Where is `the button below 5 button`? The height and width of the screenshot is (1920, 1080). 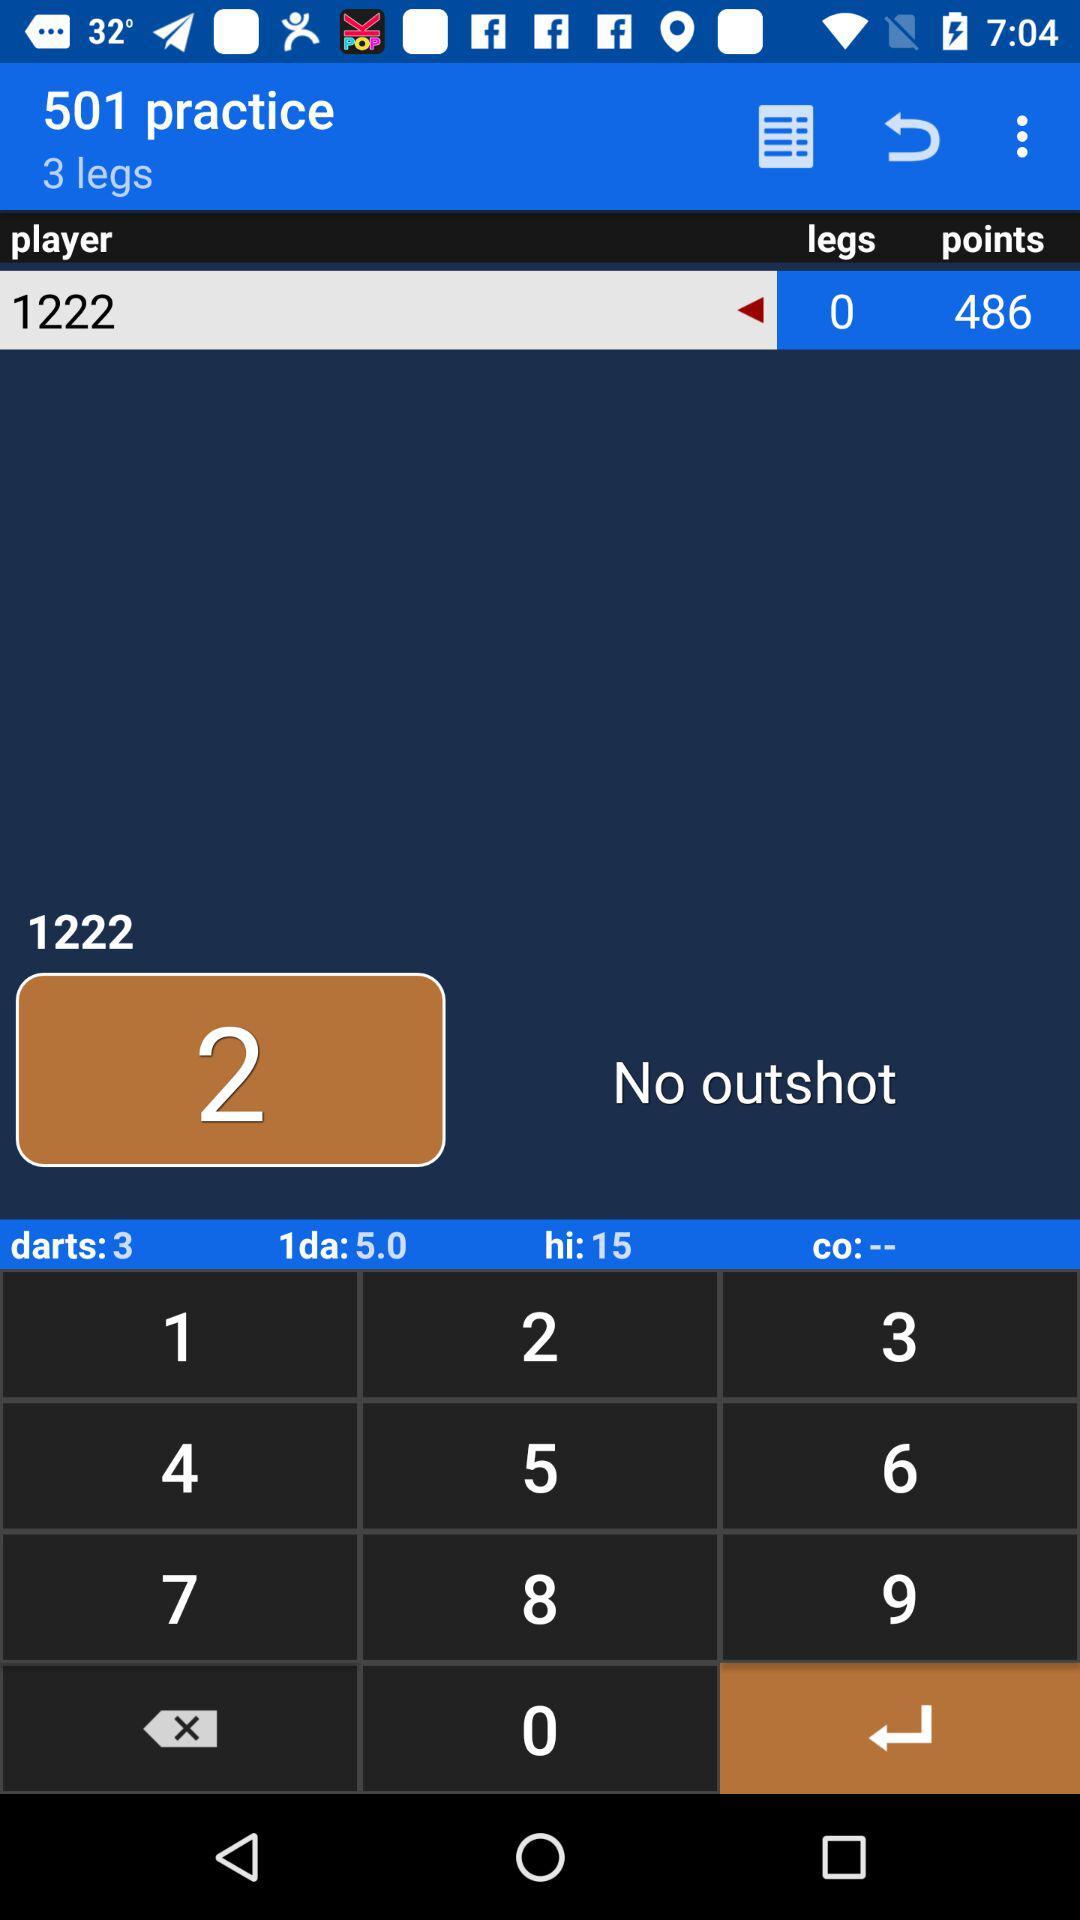
the button below 5 button is located at coordinates (898, 1596).